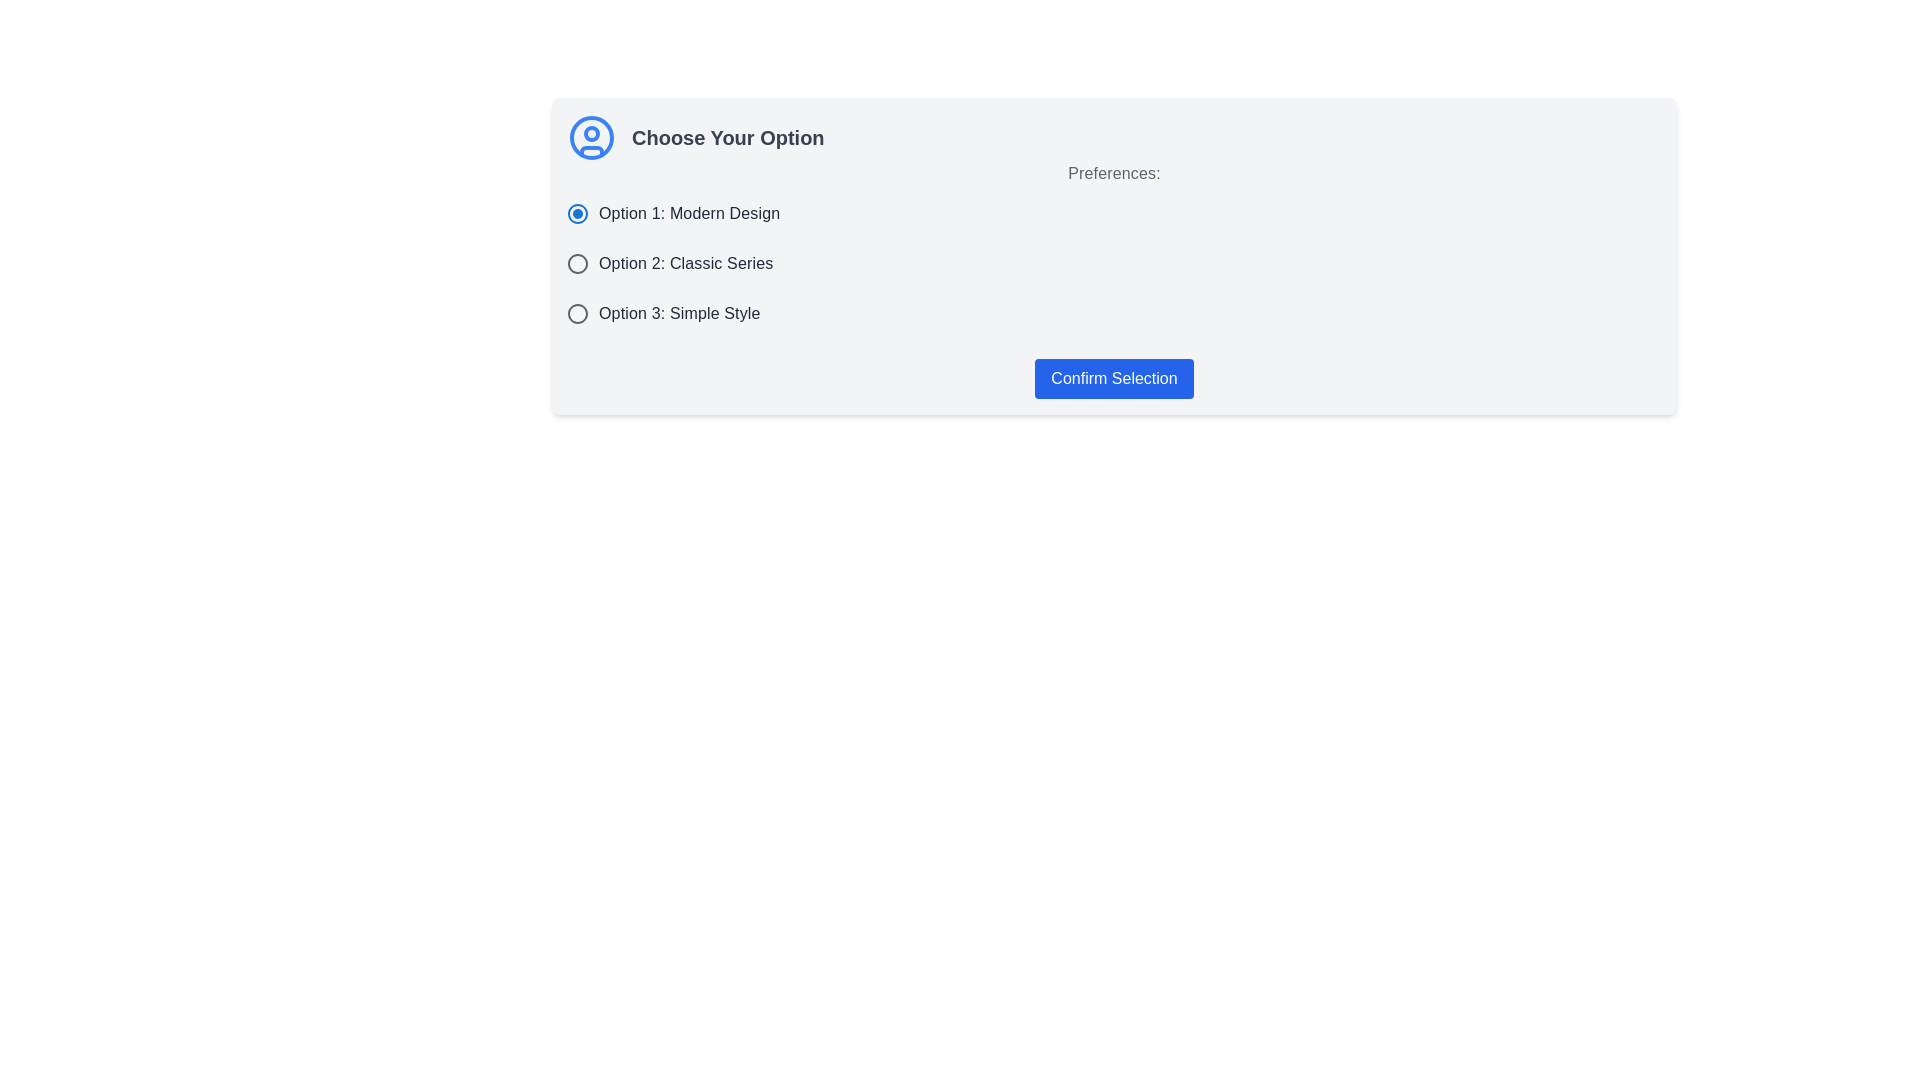 The height and width of the screenshot is (1080, 1920). I want to click on the unchecked radio button located within the third option of a vertical list, so click(576, 313).